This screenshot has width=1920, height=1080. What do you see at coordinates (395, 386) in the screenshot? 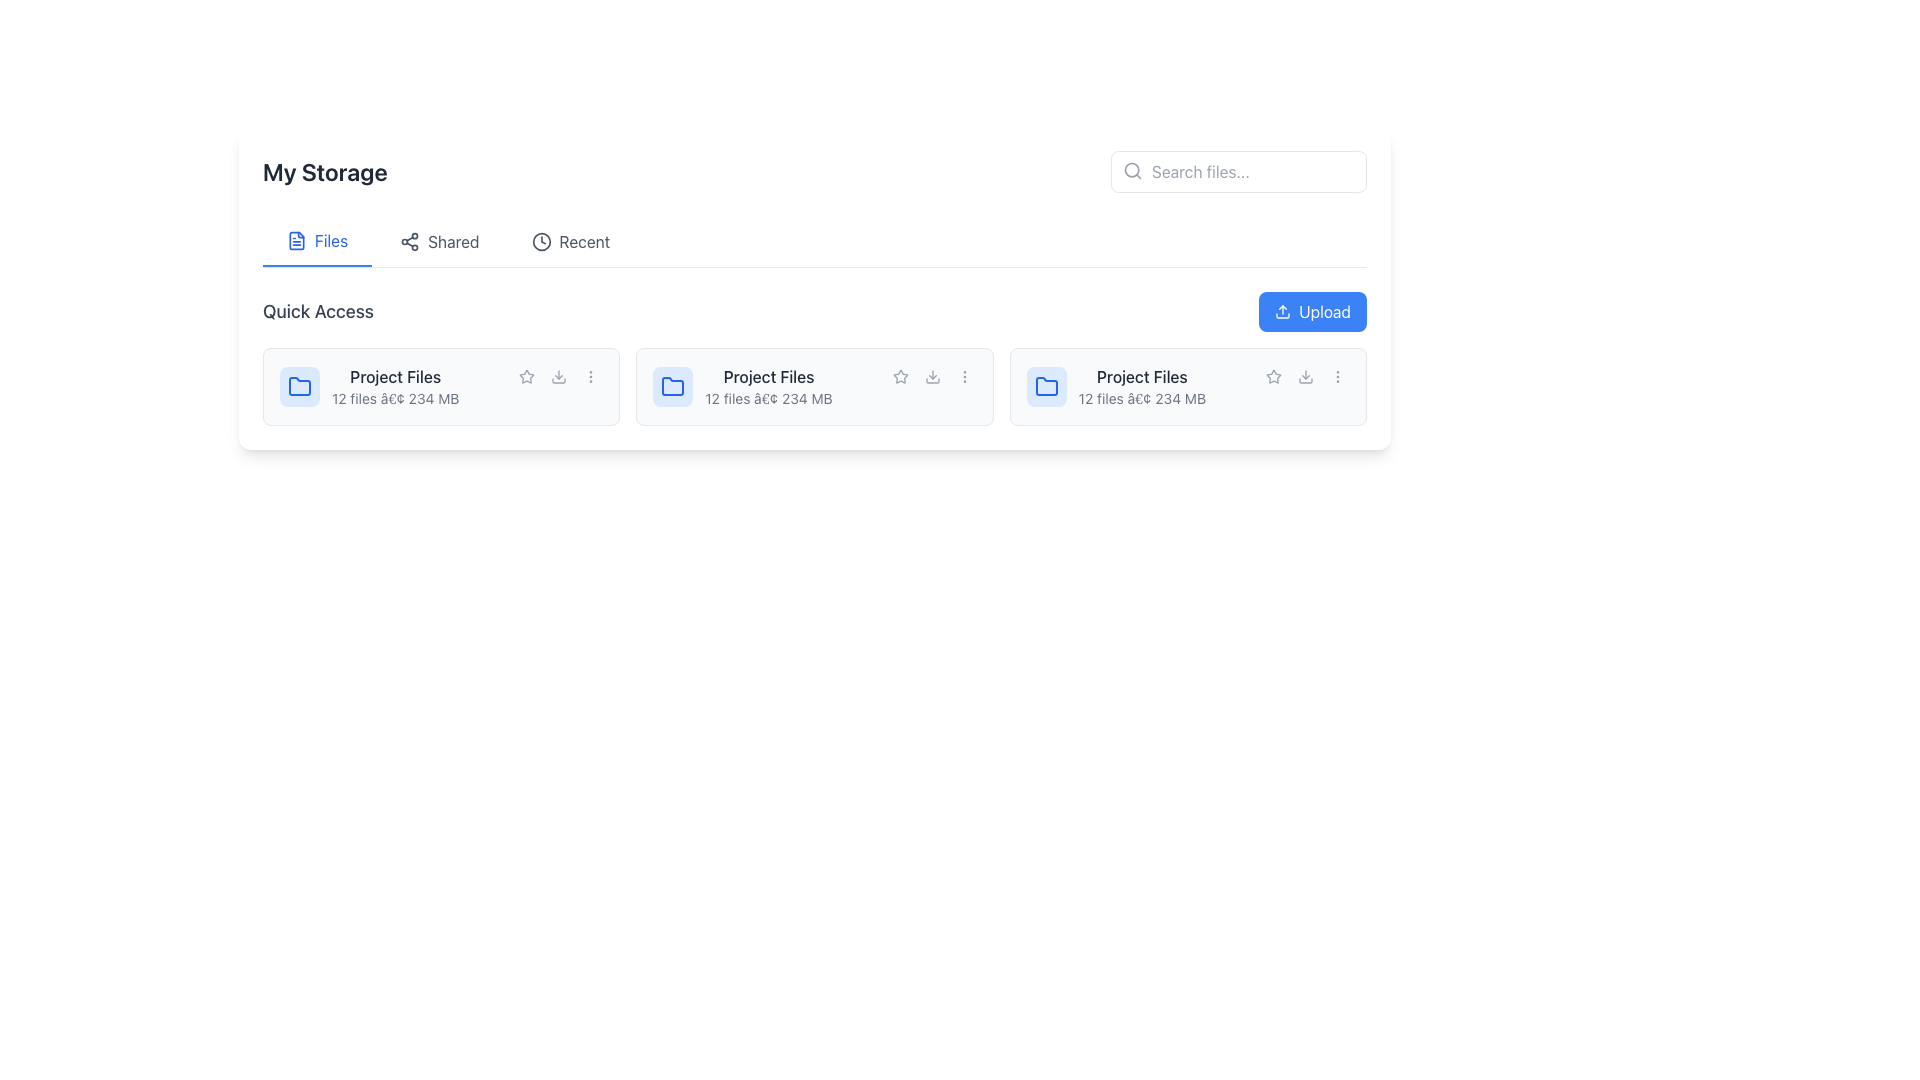
I see `the 'Project Files' text label, which displays 'Project Files' in bold gray and '12 files • 234 MB' beneath it, located in the 'Quick Access' section near the upper left of three similar entries` at bounding box center [395, 386].